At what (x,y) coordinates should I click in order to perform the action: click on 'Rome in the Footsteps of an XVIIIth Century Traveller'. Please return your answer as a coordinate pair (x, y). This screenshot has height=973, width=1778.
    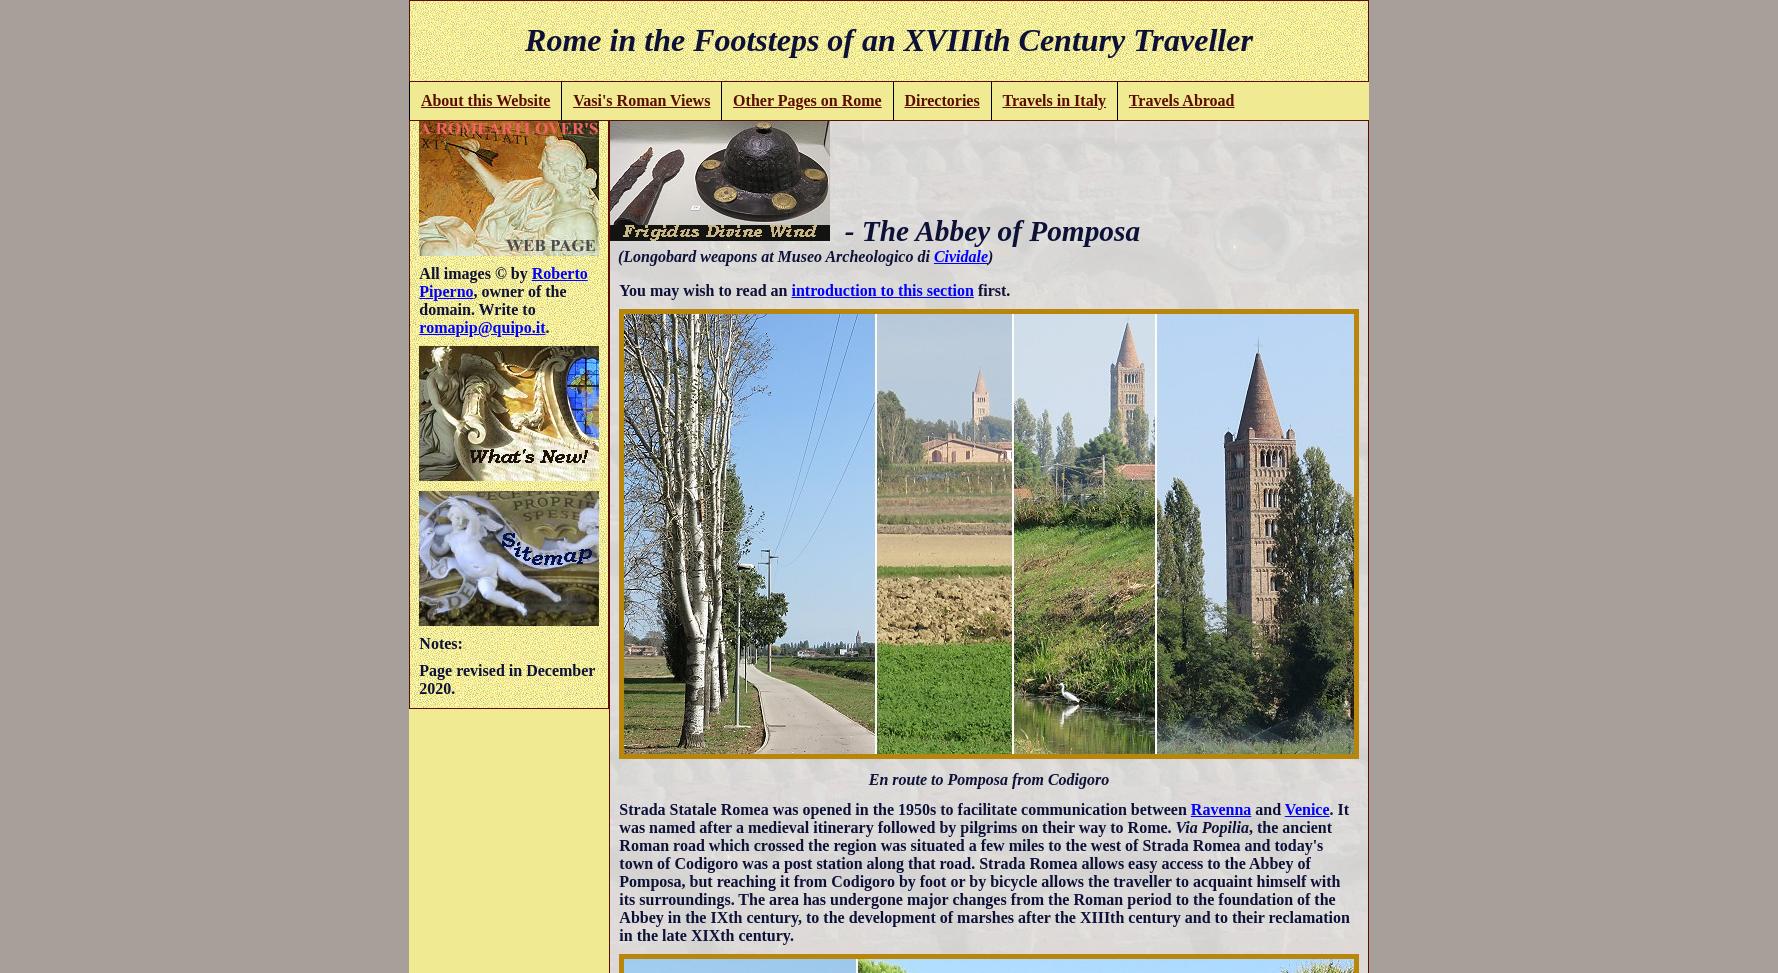
    Looking at the image, I should click on (887, 39).